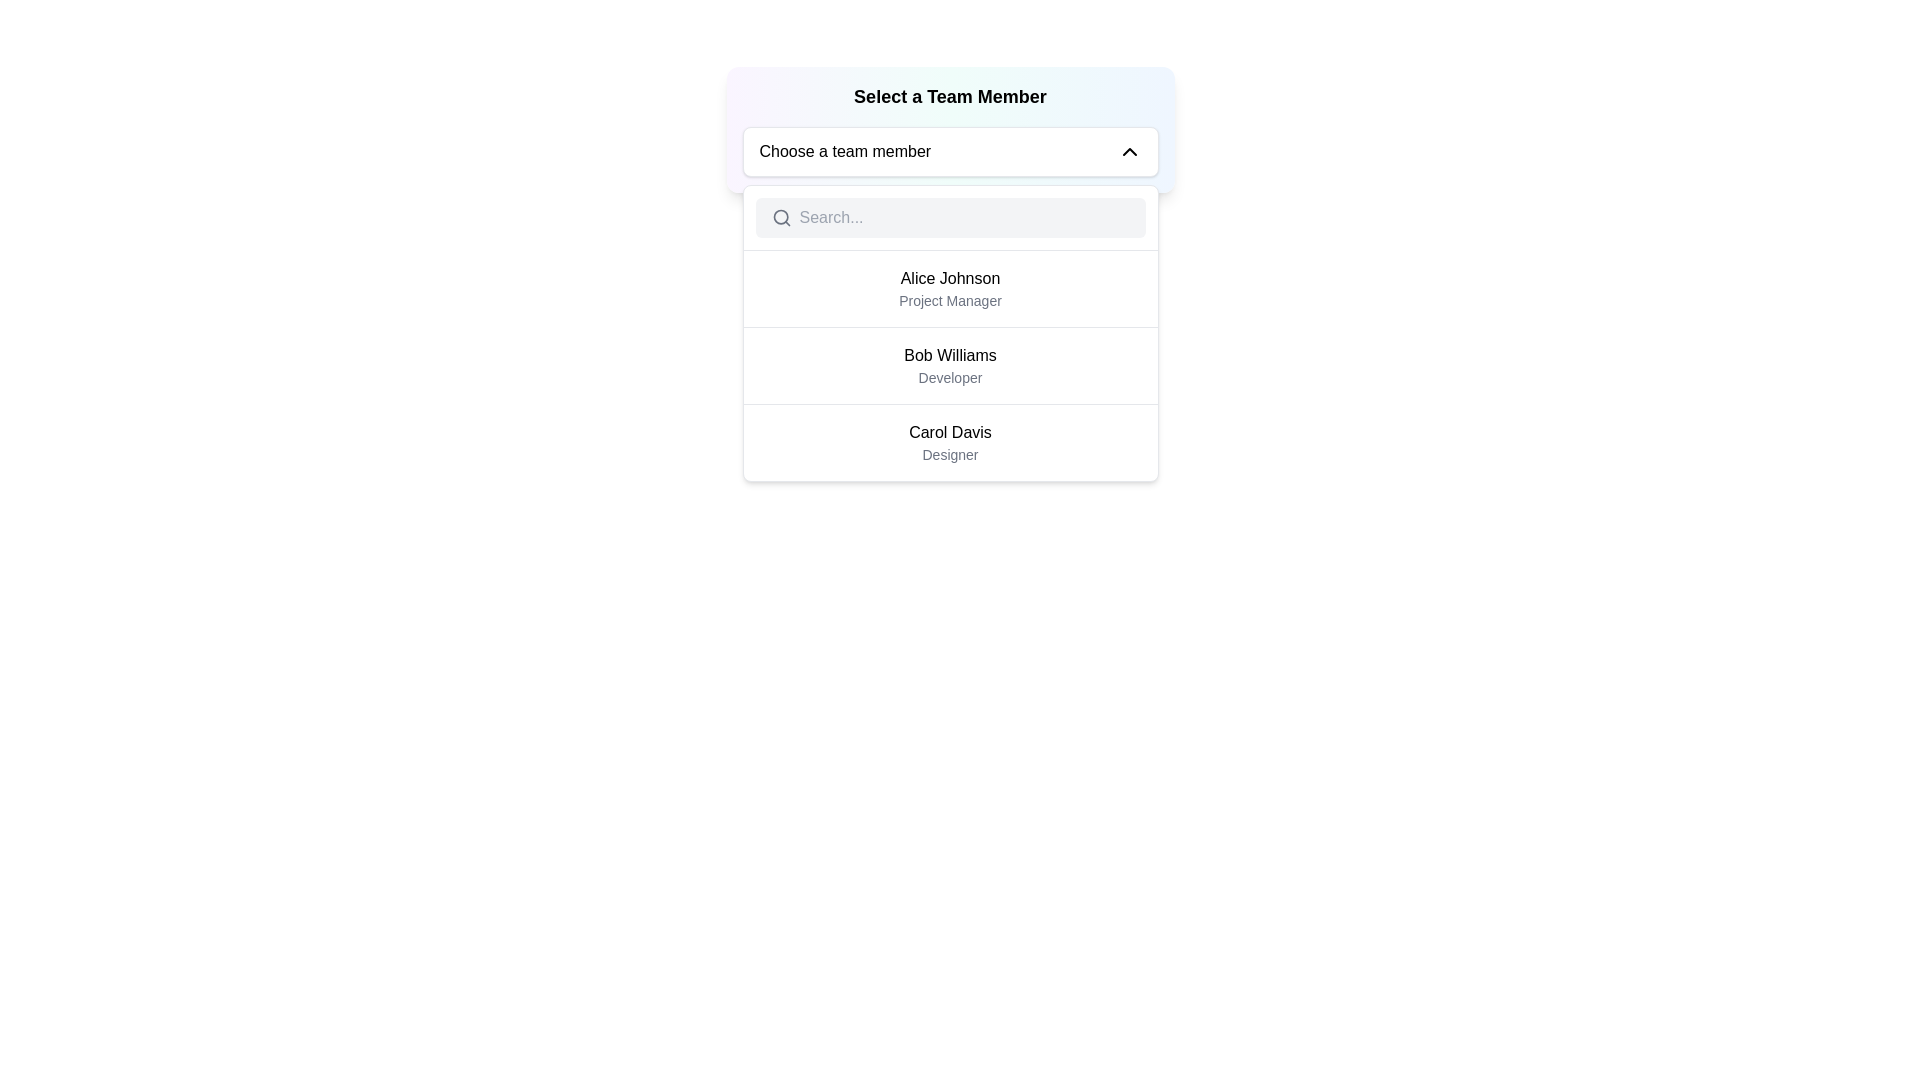 Image resolution: width=1920 pixels, height=1080 pixels. Describe the element at coordinates (1129, 150) in the screenshot. I see `the downward chevron arrow icon button located at the top-right corner of the 'Choose a team member' dropdown field` at that location.